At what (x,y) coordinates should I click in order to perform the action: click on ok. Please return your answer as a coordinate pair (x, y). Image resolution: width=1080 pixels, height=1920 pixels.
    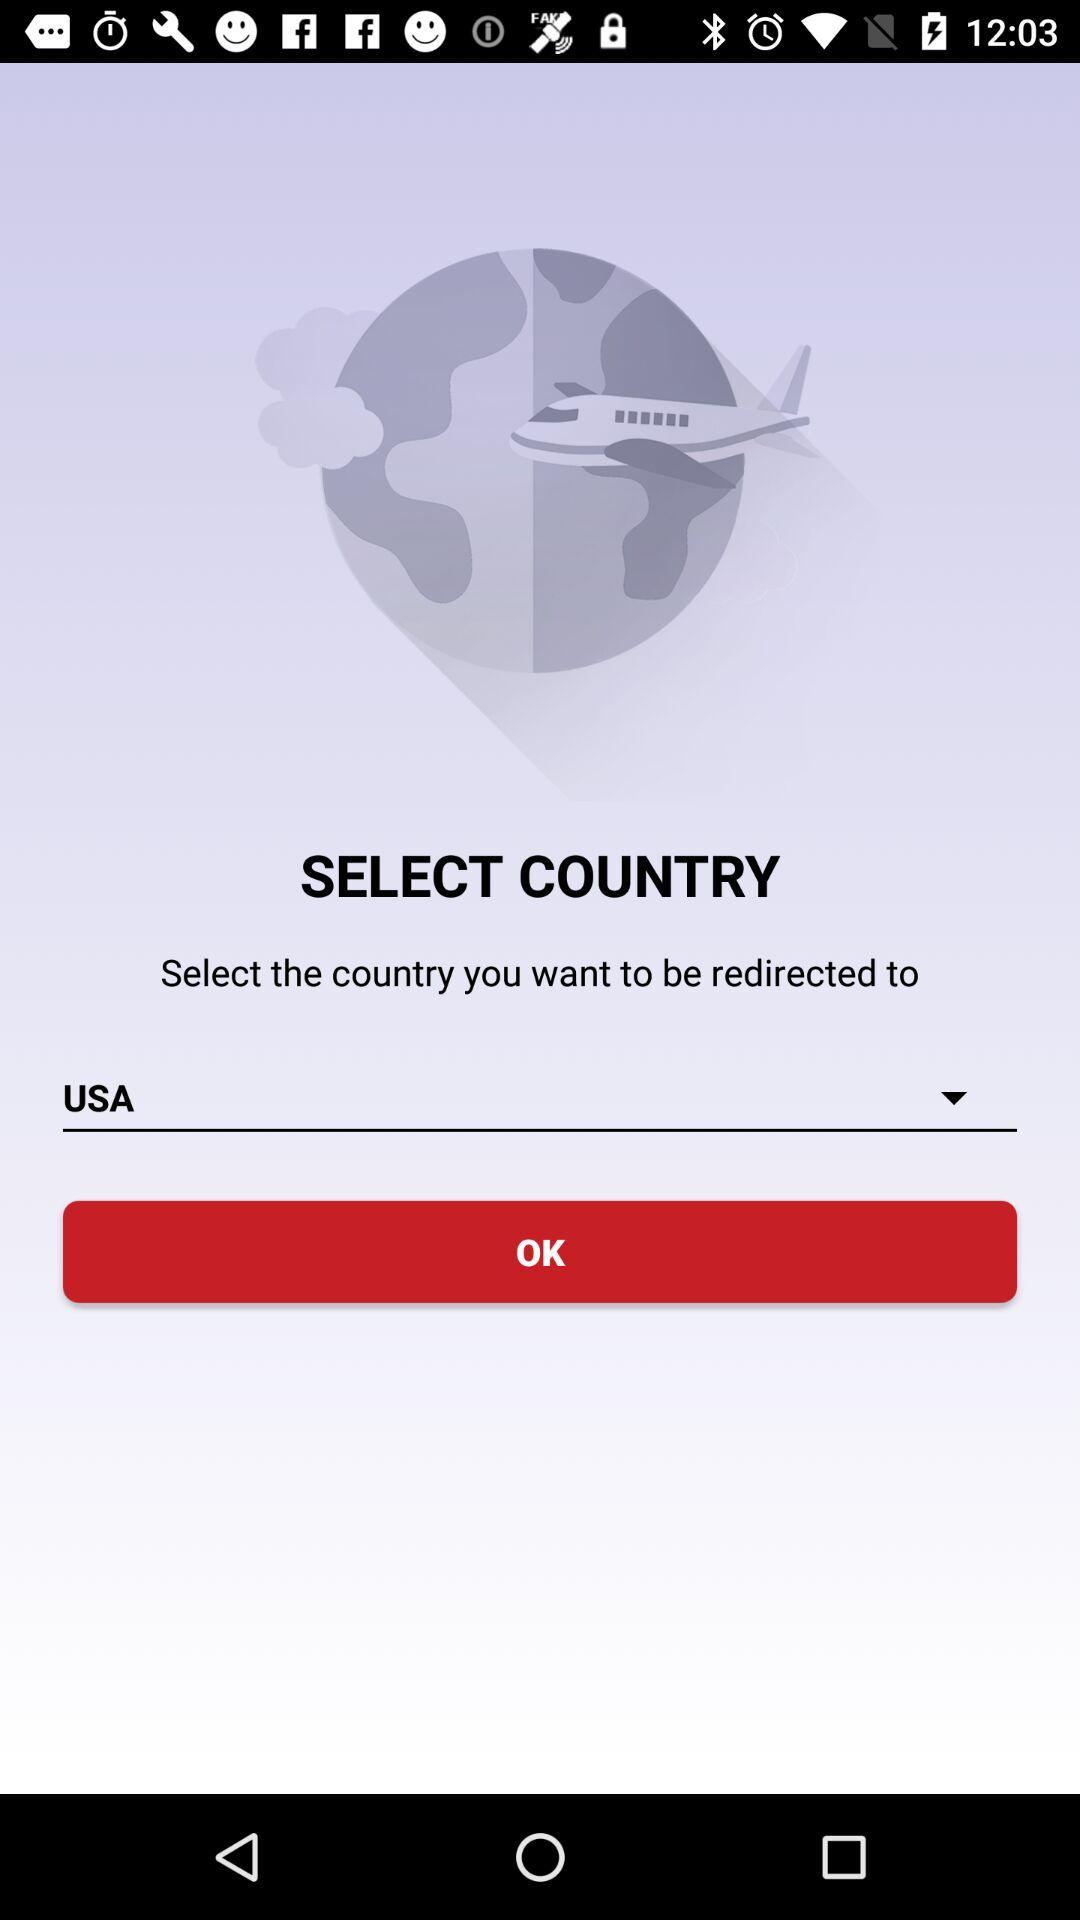
    Looking at the image, I should click on (540, 1250).